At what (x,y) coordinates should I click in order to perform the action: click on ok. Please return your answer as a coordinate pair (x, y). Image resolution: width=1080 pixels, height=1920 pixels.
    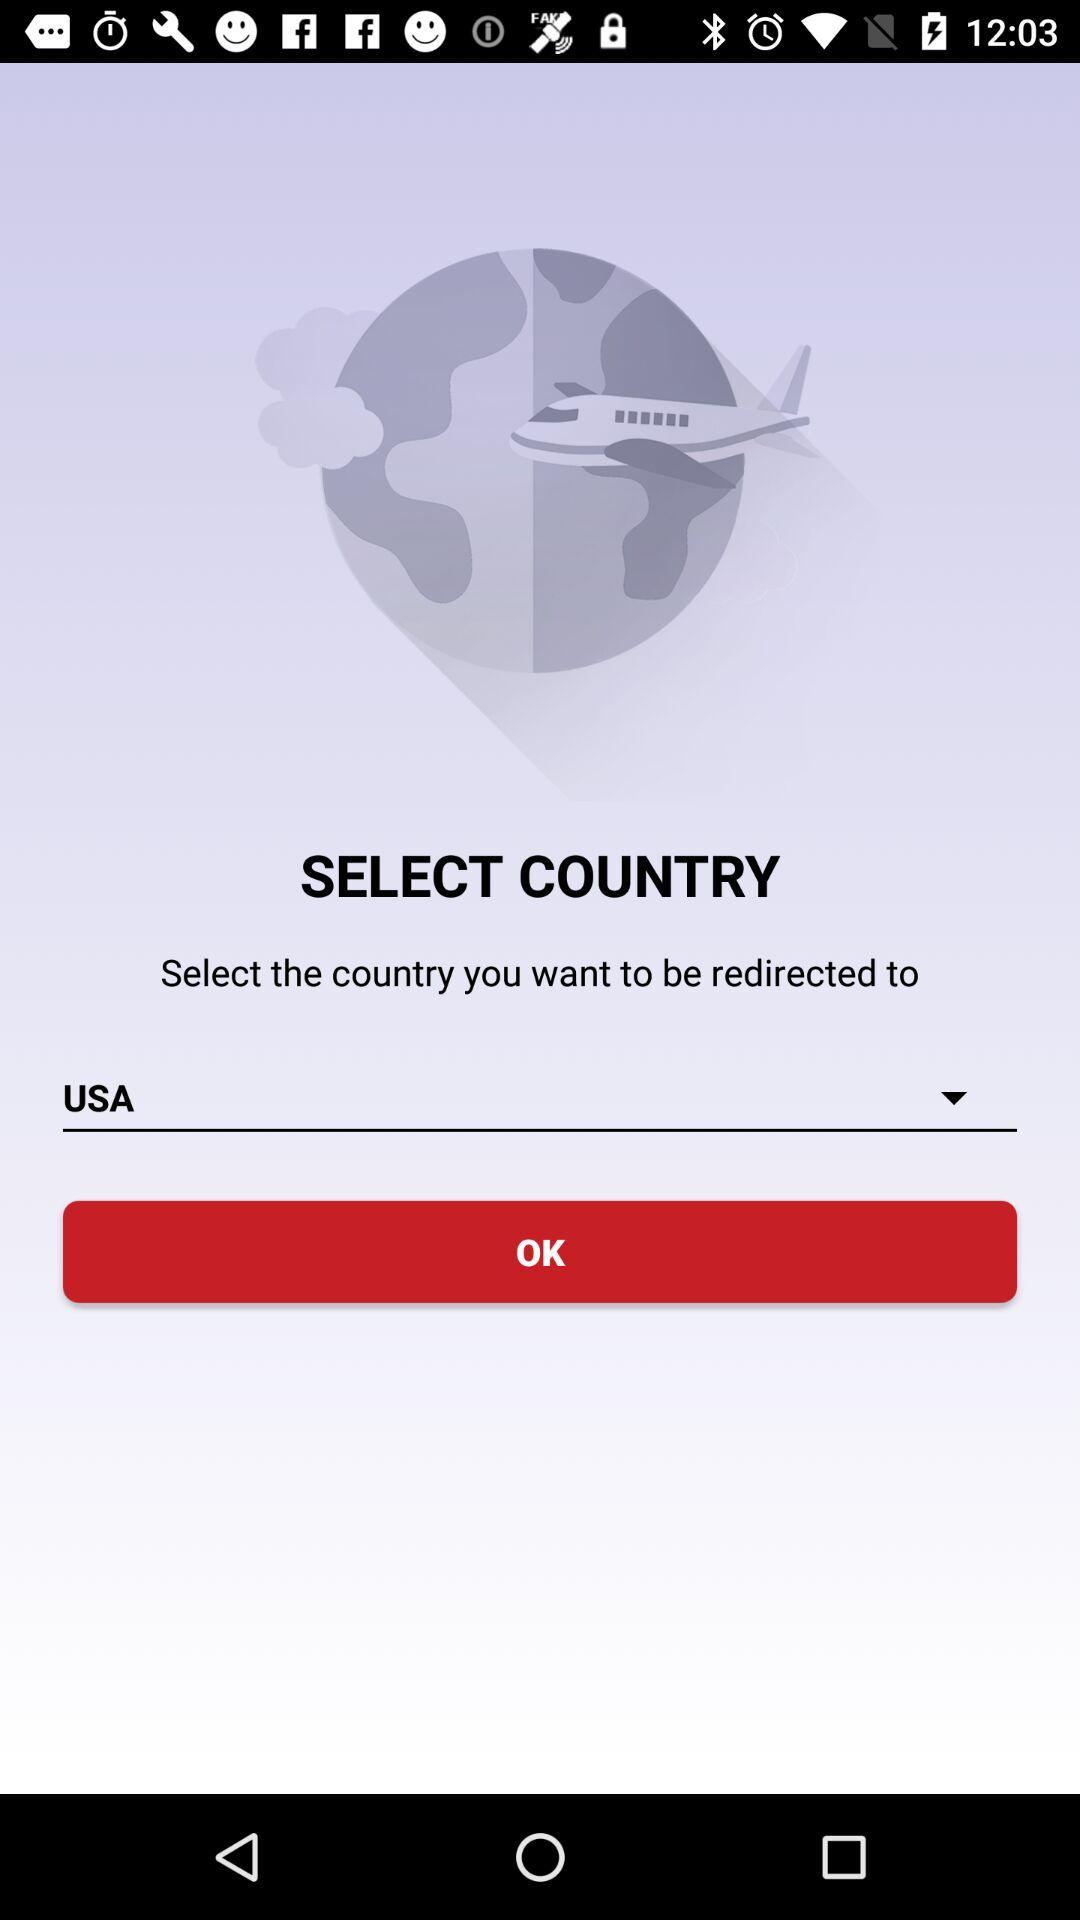
    Looking at the image, I should click on (540, 1250).